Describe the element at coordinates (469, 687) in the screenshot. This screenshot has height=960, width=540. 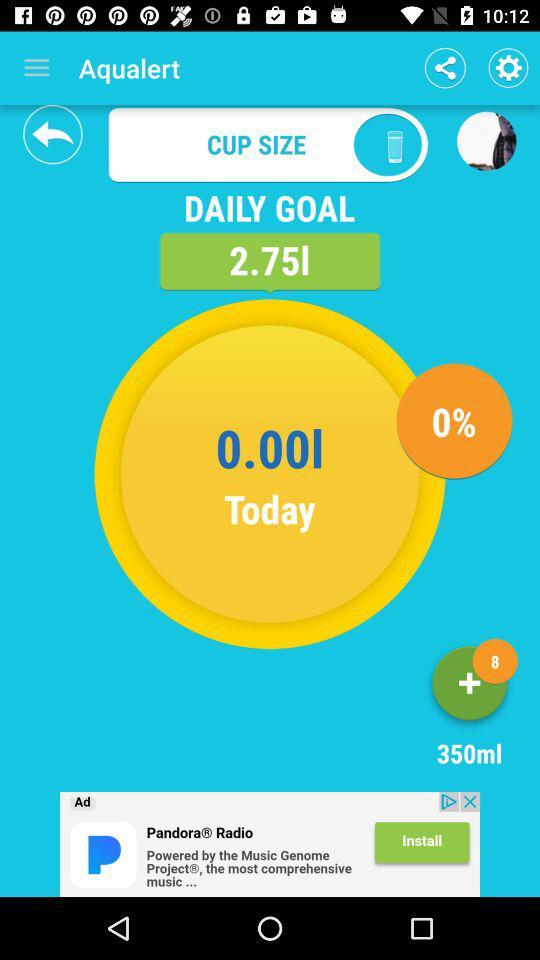
I see `350ml` at that location.